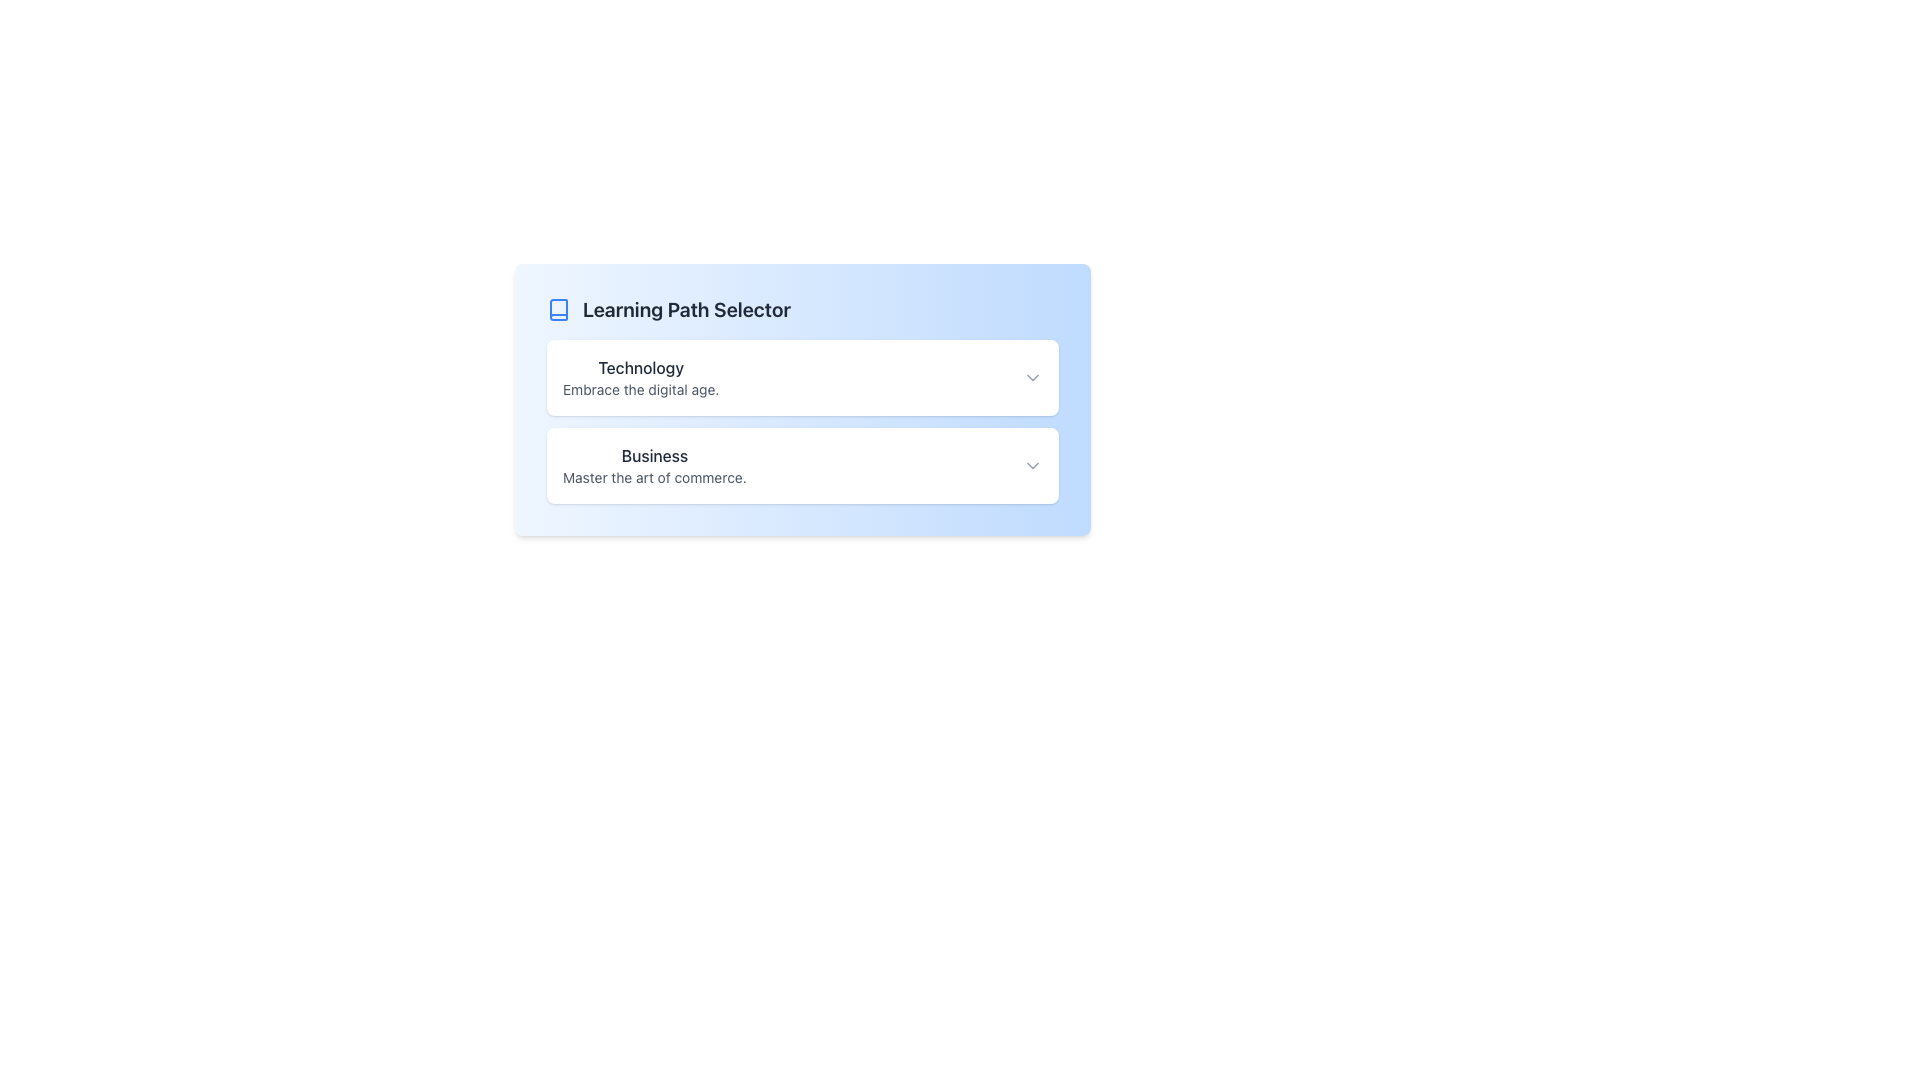 The image size is (1920, 1080). What do you see at coordinates (686, 309) in the screenshot?
I see `the text label that serves as the title for a group of related controls, located to the right of a blue outlined book icon in the top section of a UI panel` at bounding box center [686, 309].